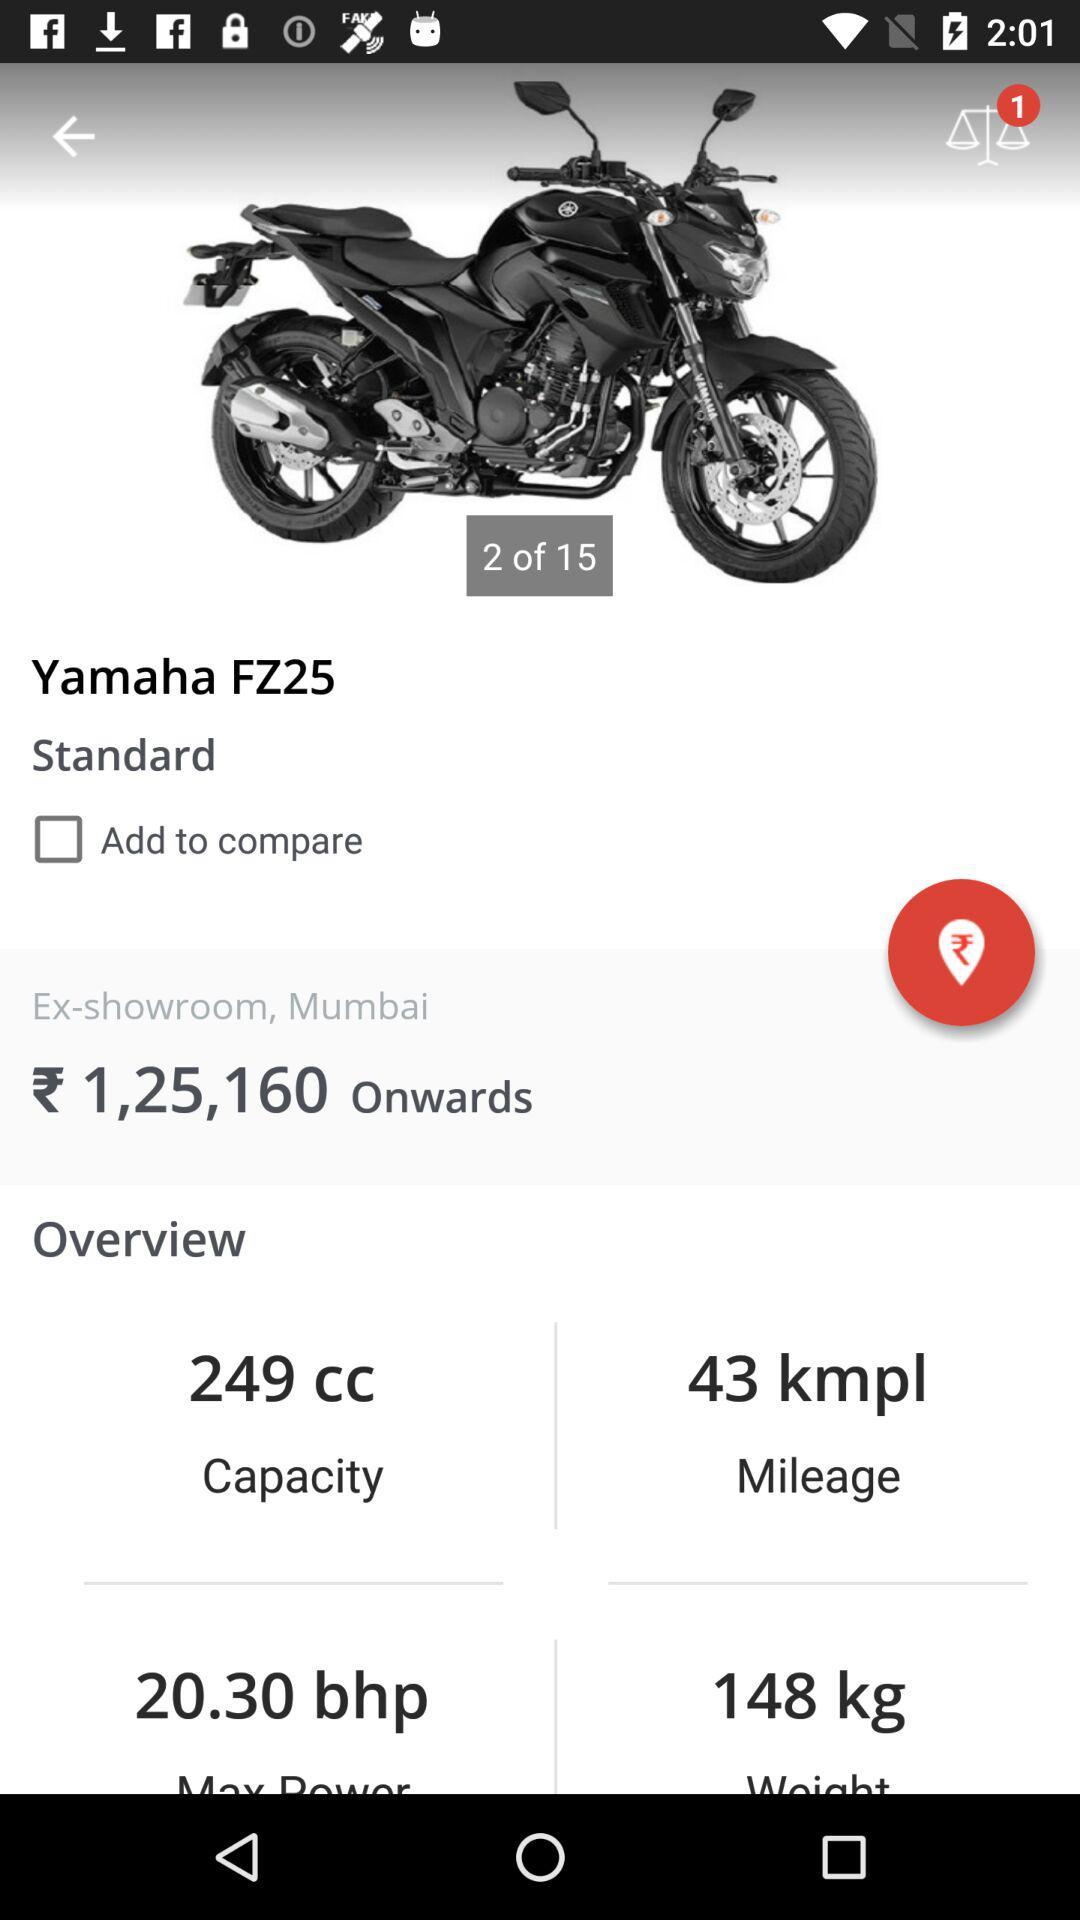 This screenshot has height=1920, width=1080. I want to click on the item next to the ex-showroom, mumbai item, so click(960, 951).